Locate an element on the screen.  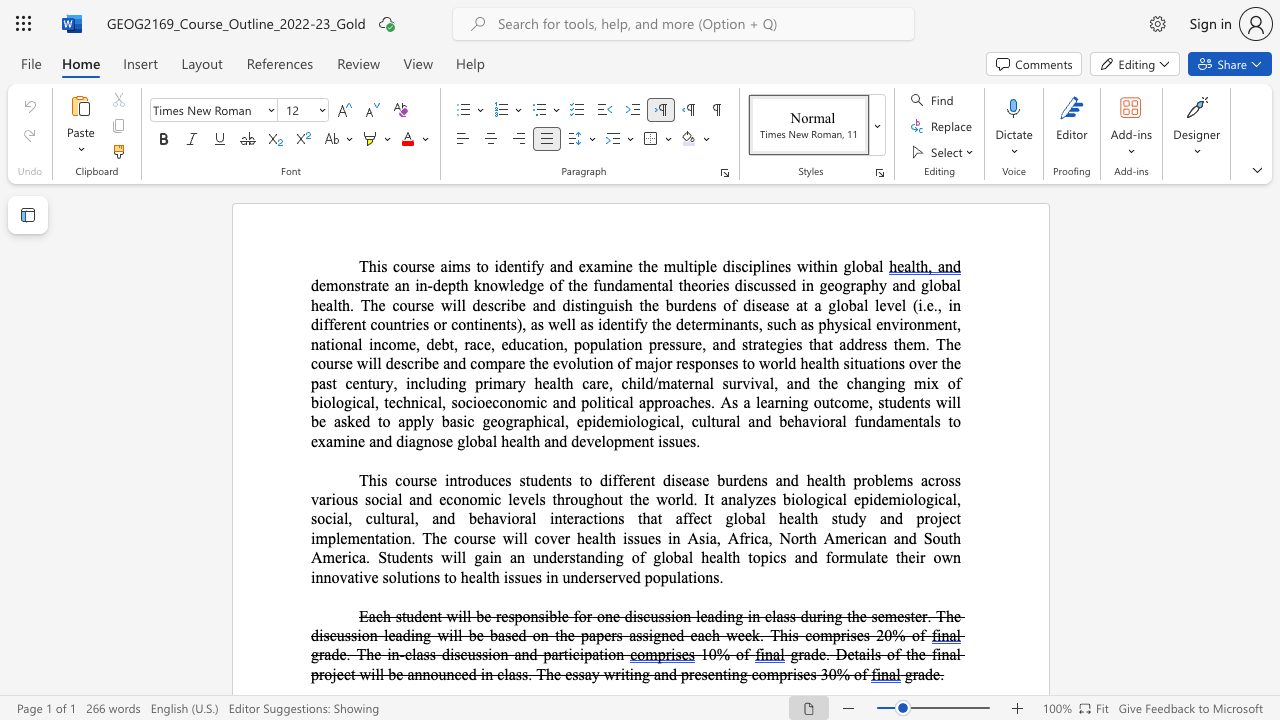
the 1th character "d" in the text is located at coordinates (417, 615).